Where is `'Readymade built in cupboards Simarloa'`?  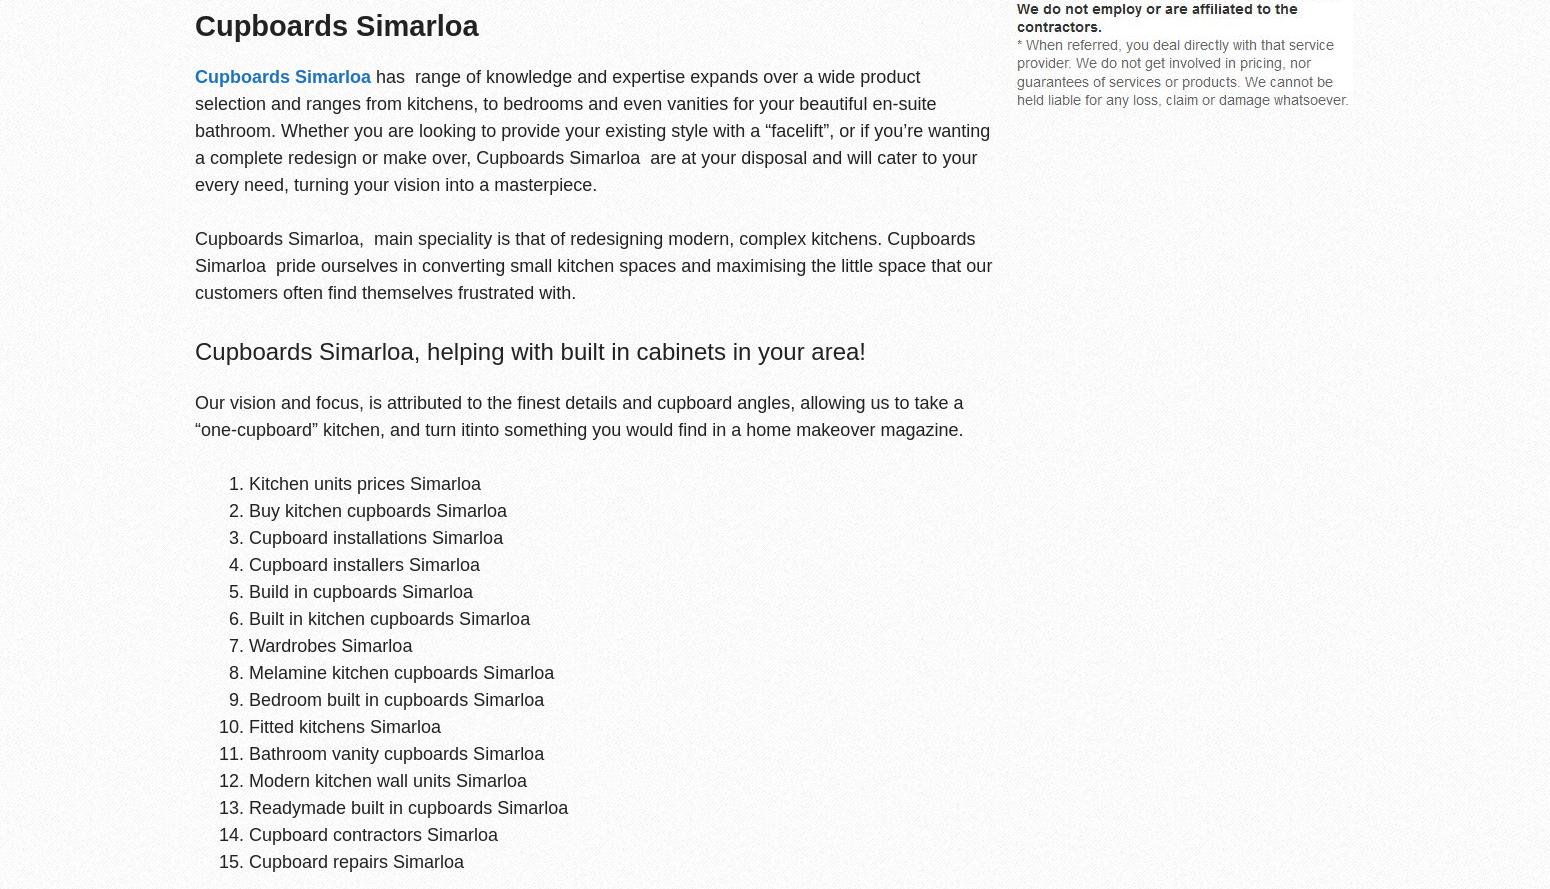 'Readymade built in cupboards Simarloa' is located at coordinates (408, 807).